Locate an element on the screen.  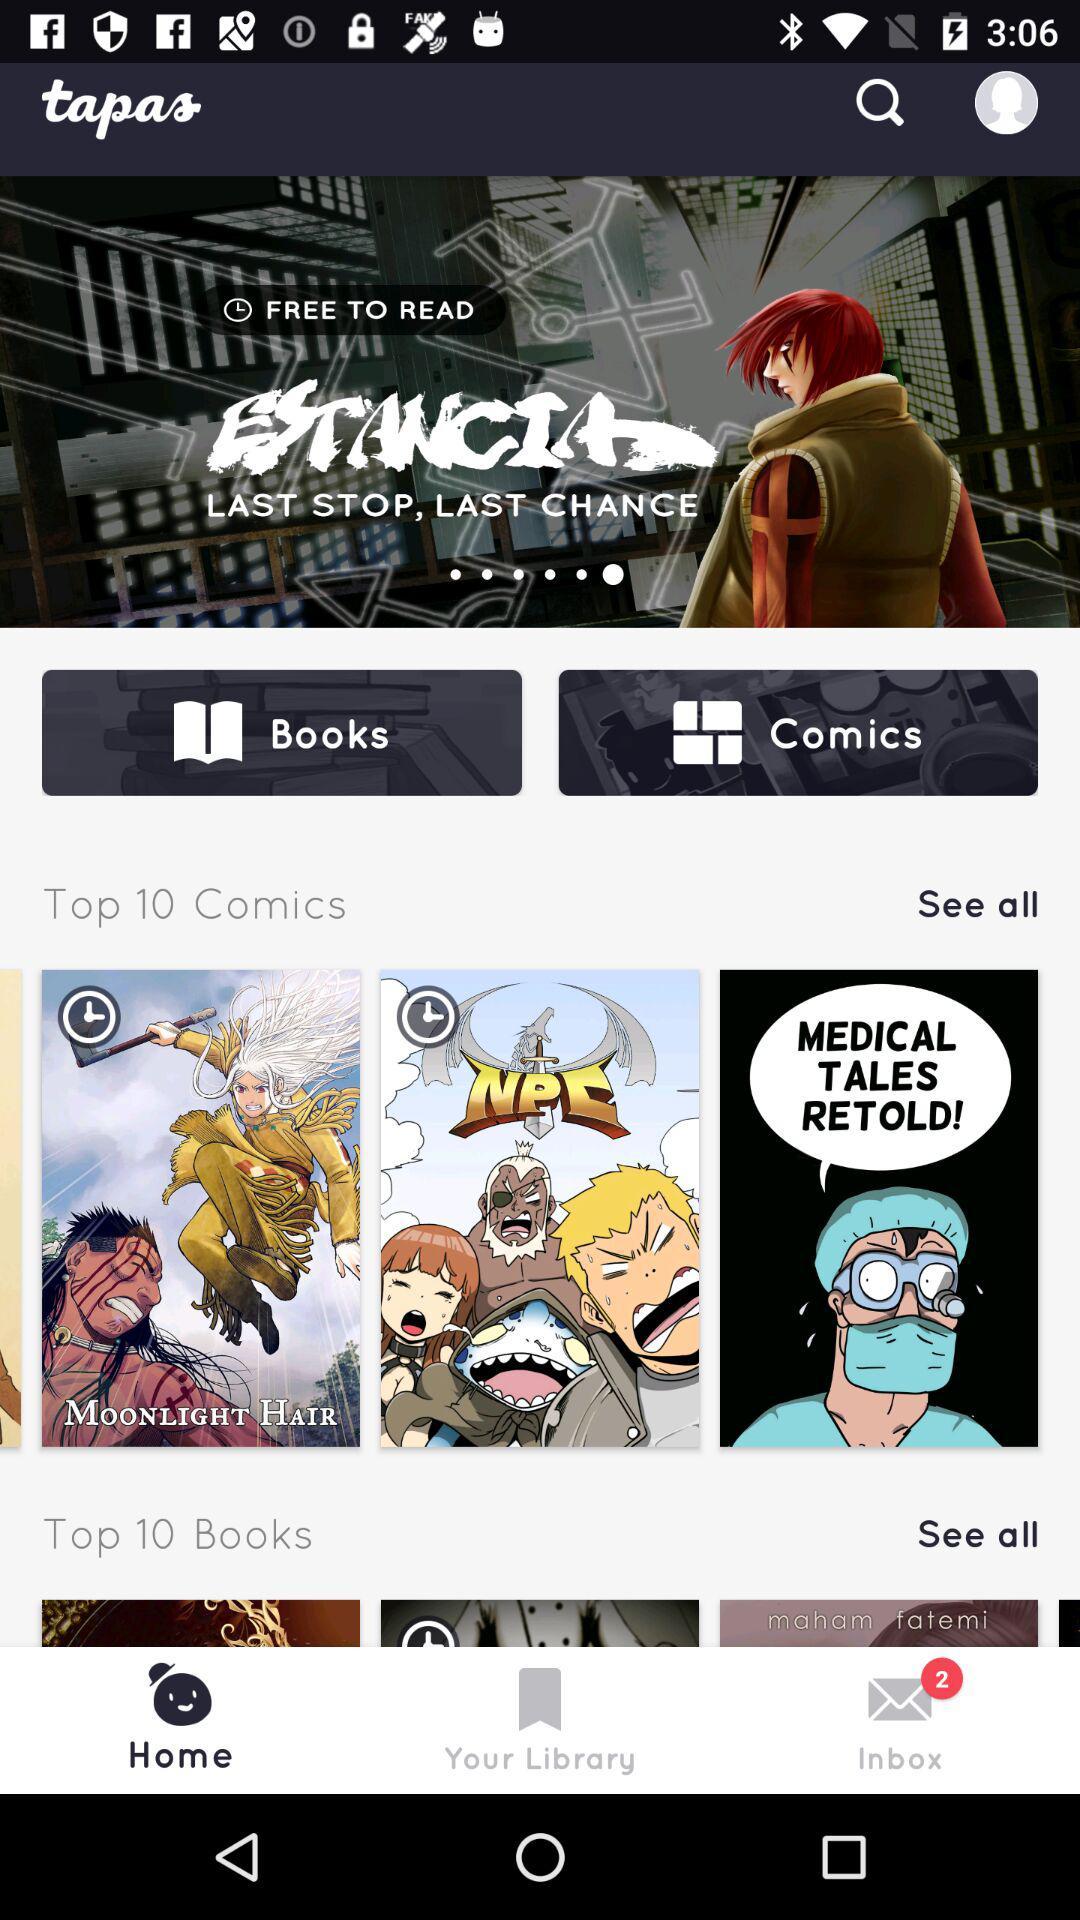
the box next to books is located at coordinates (797, 732).